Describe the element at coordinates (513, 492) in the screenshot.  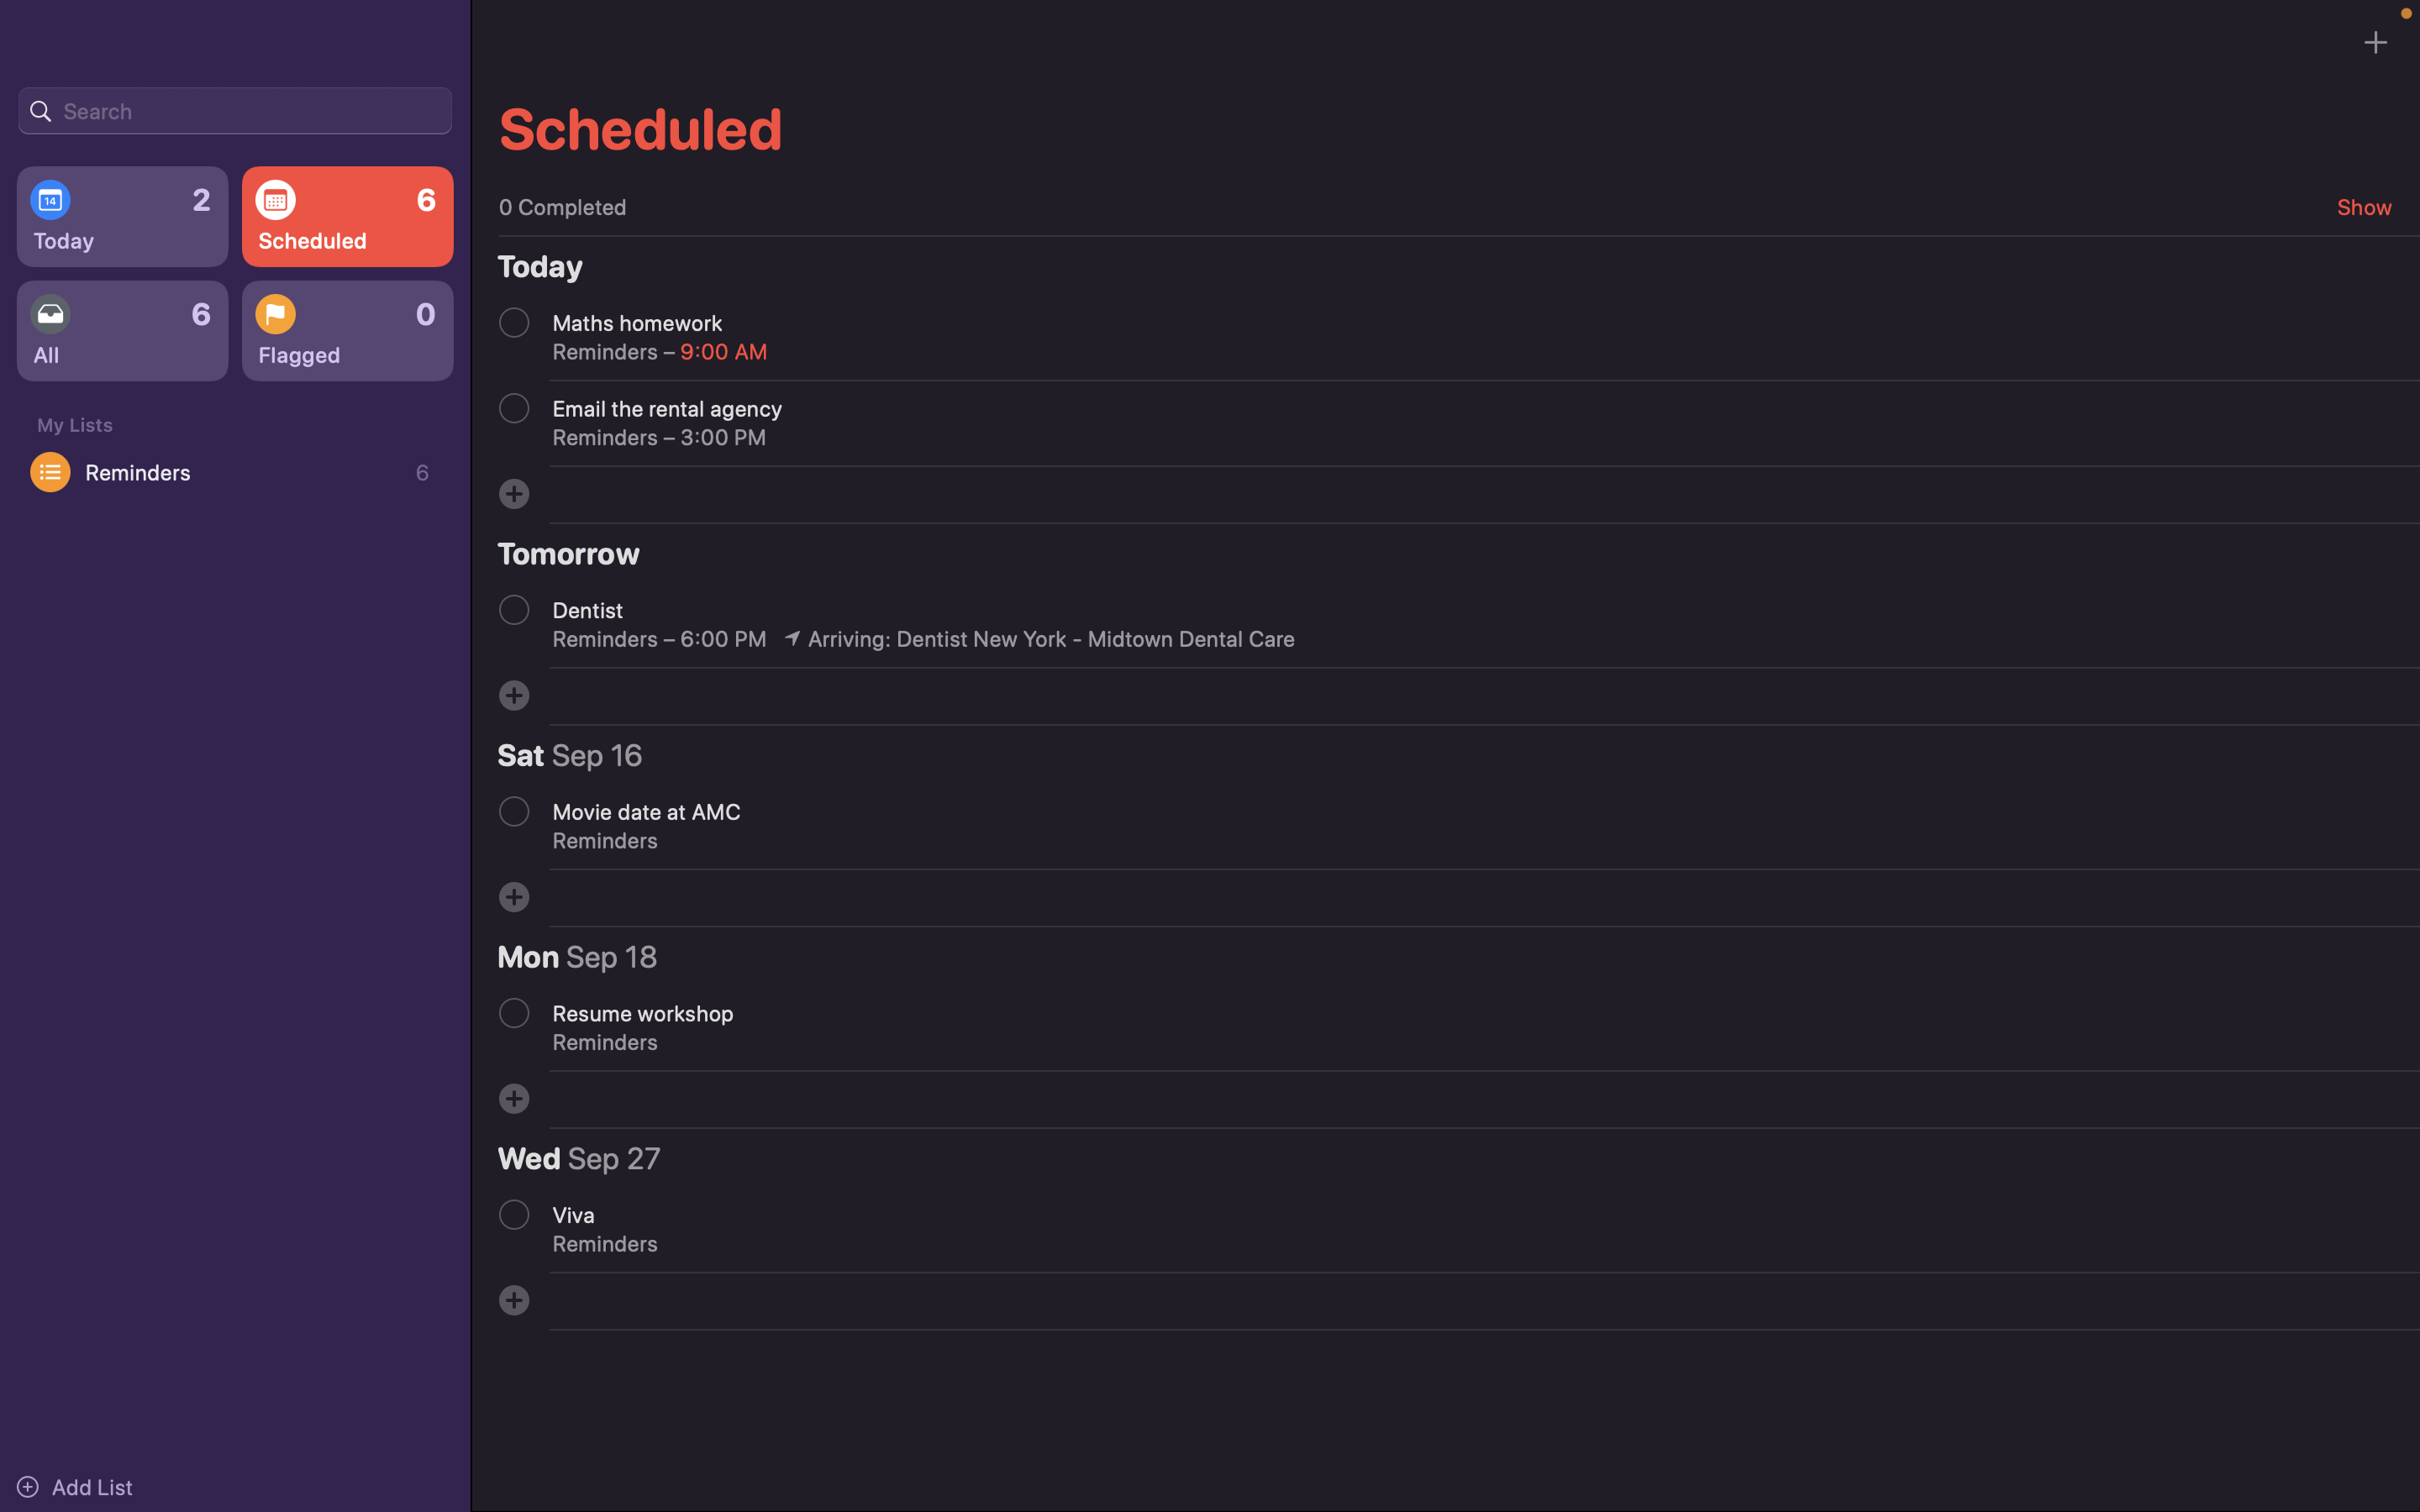
I see `Add a new event for next week` at that location.